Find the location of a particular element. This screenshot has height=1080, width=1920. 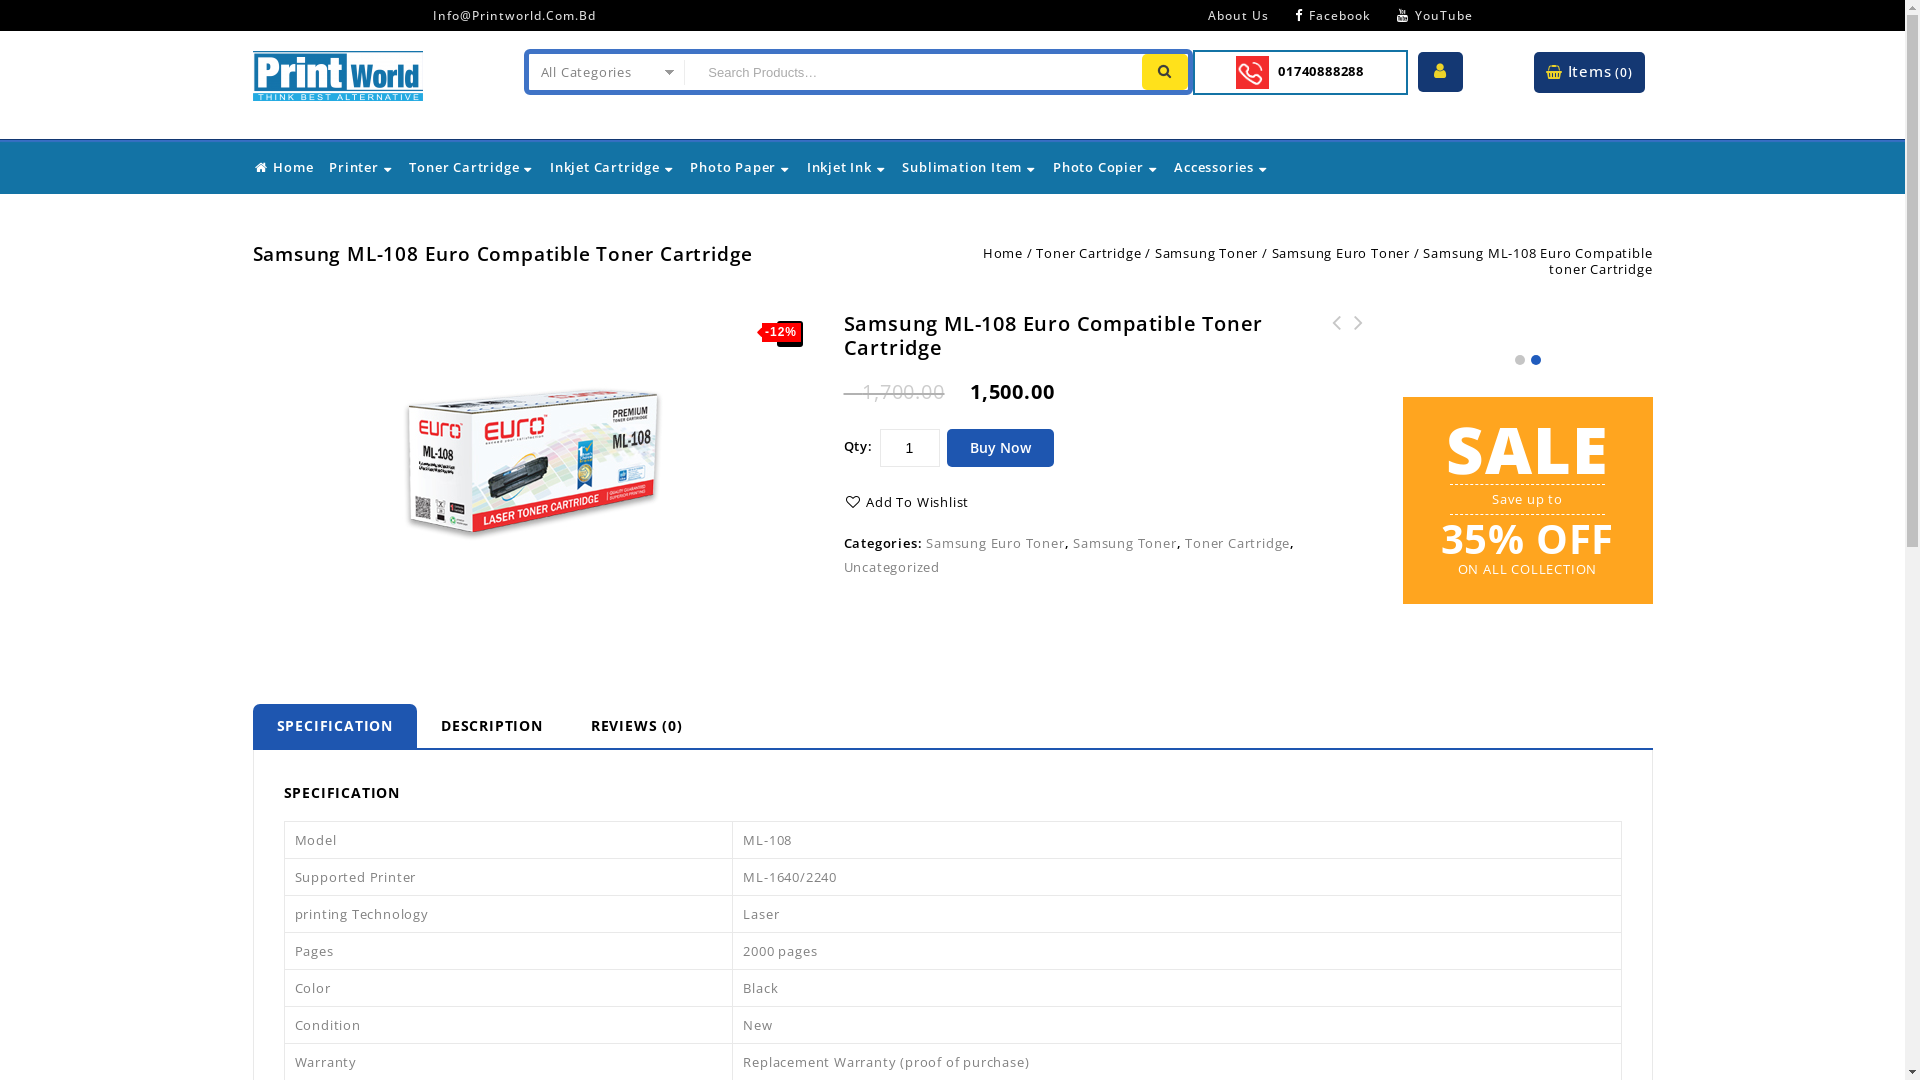

'Sublimation Item' is located at coordinates (900, 165).